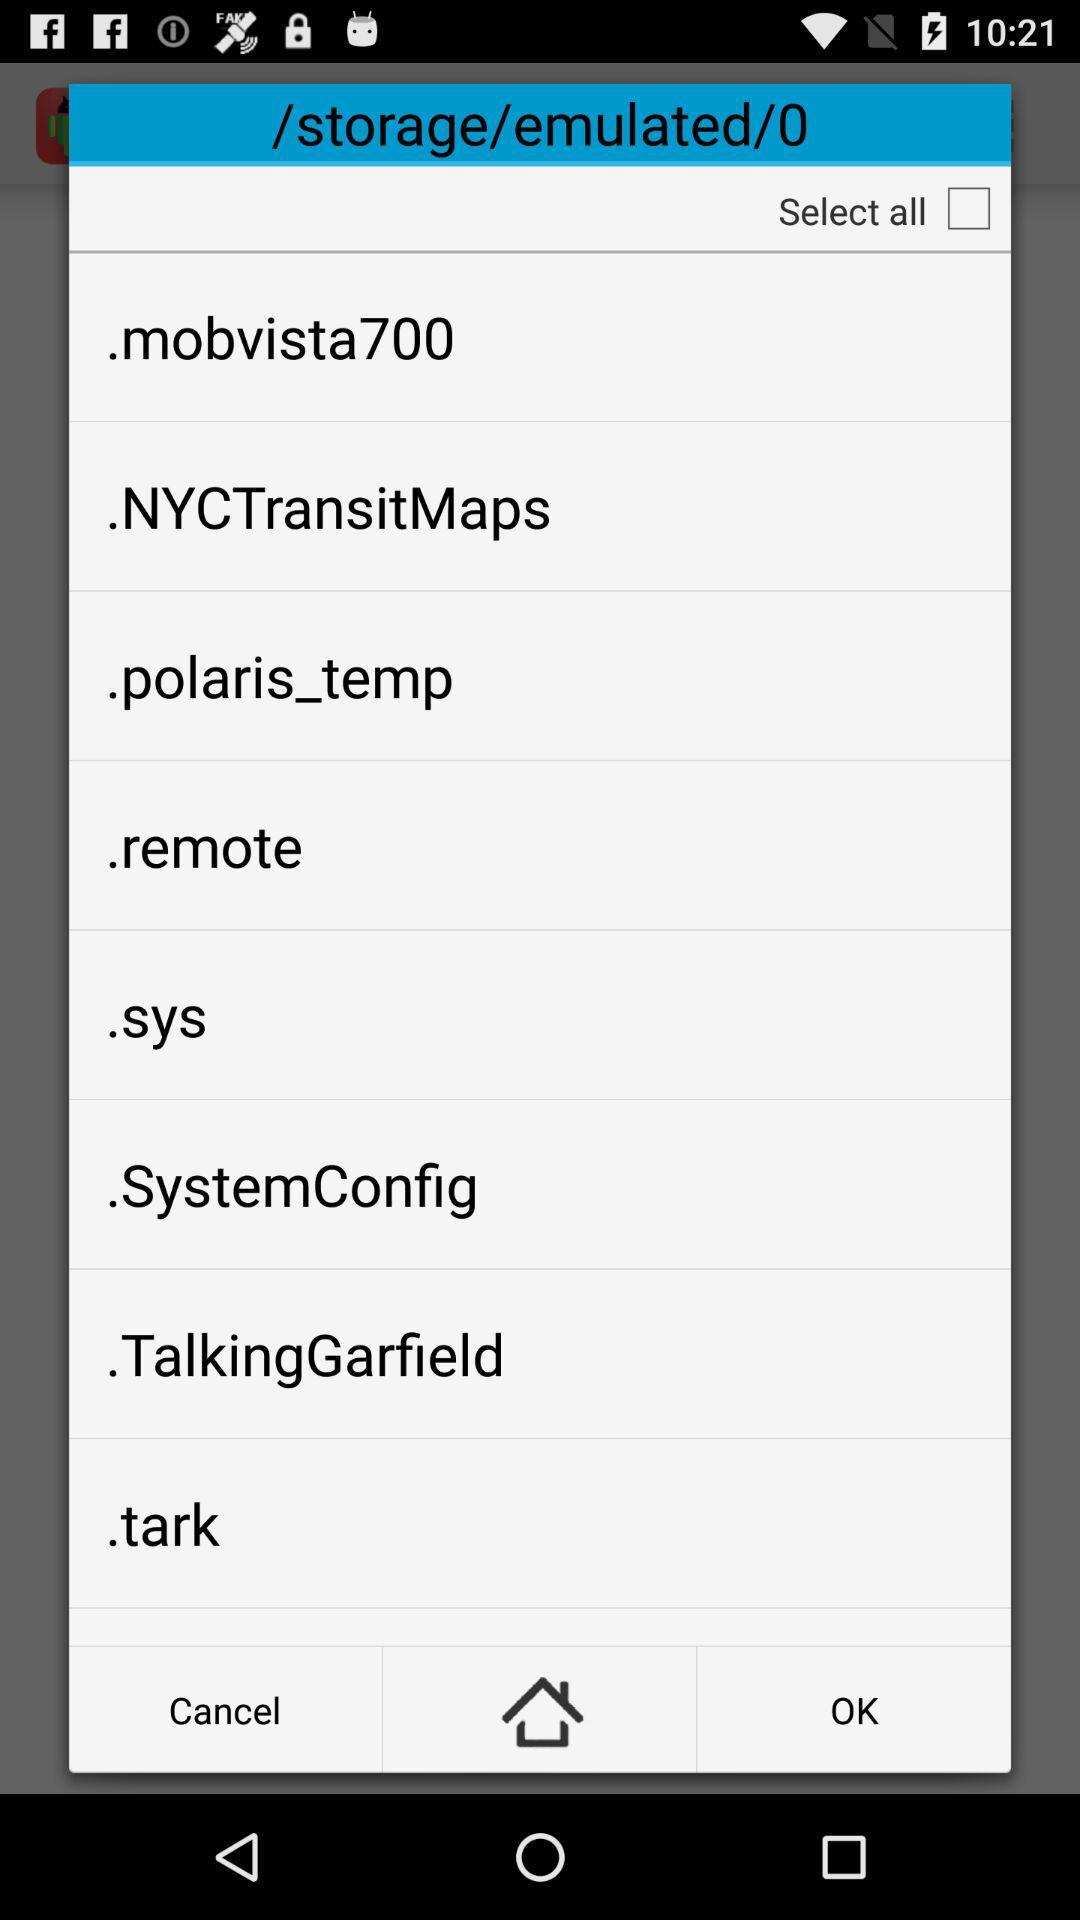 Image resolution: width=1080 pixels, height=1920 pixels. Describe the element at coordinates (538, 1708) in the screenshot. I see `the icon below .transportext app` at that location.